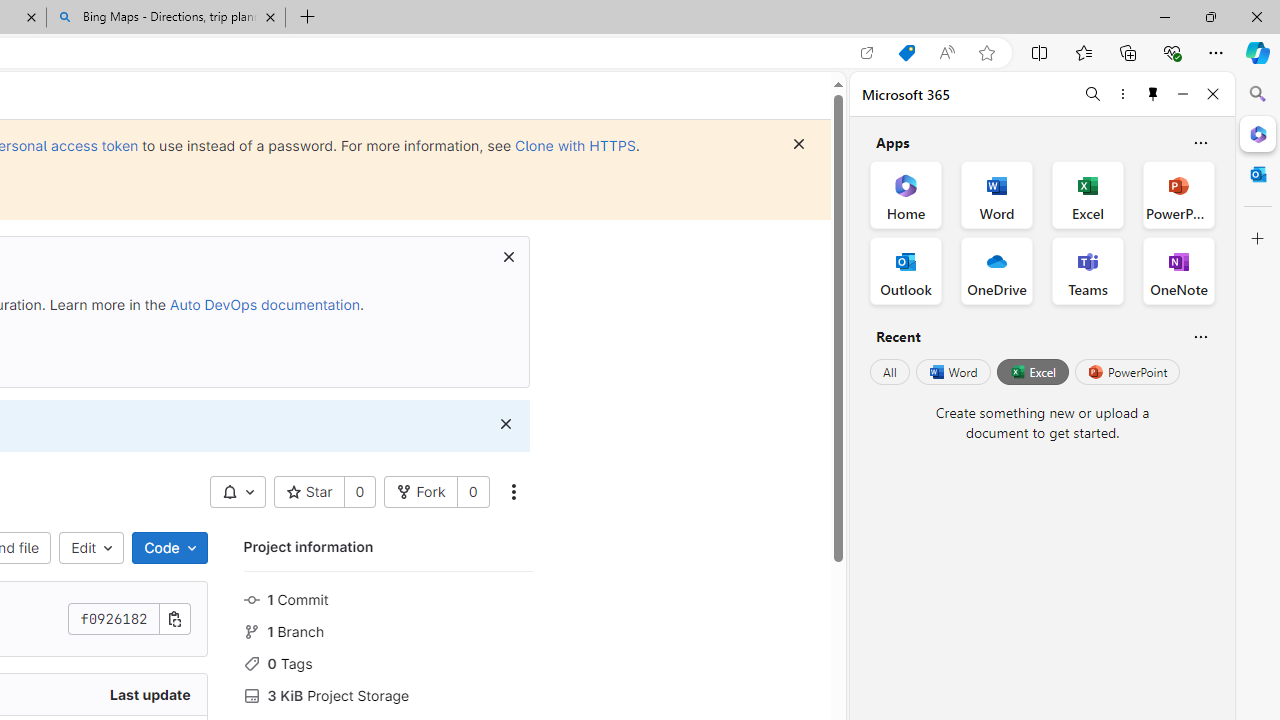  What do you see at coordinates (91, 547) in the screenshot?
I see `'Edit'` at bounding box center [91, 547].